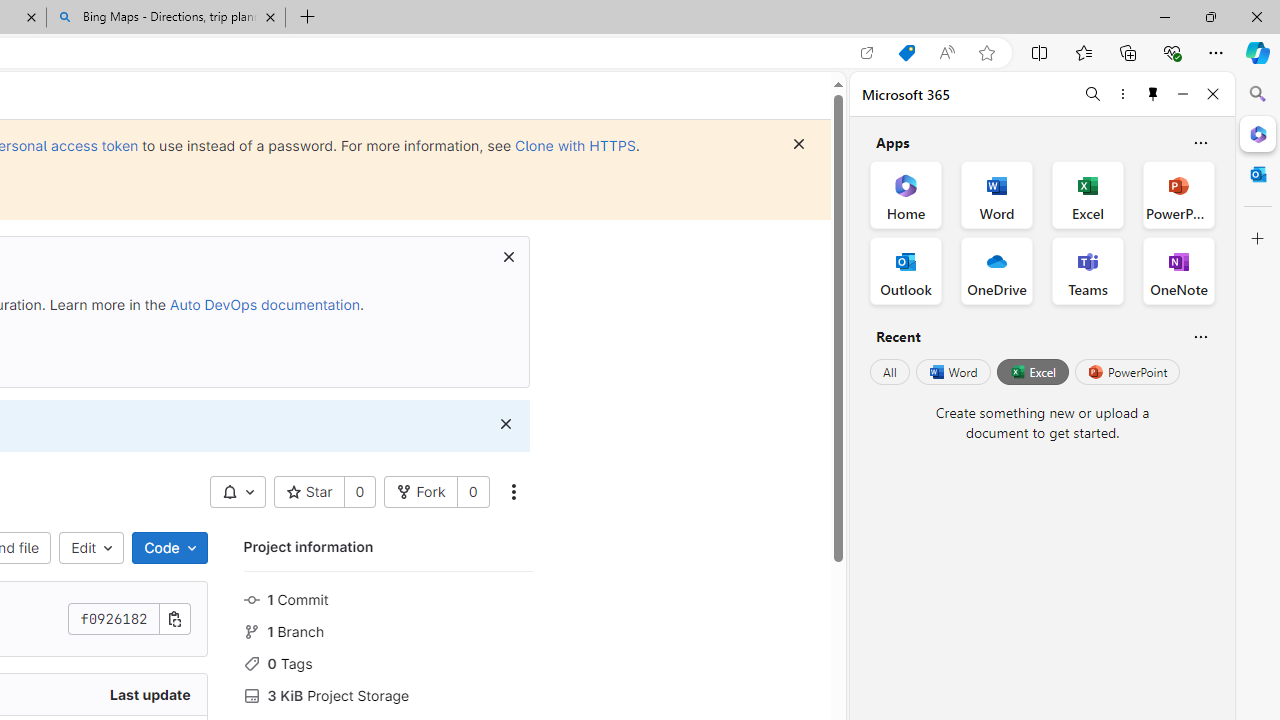  What do you see at coordinates (91, 547) in the screenshot?
I see `'Edit'` at bounding box center [91, 547].